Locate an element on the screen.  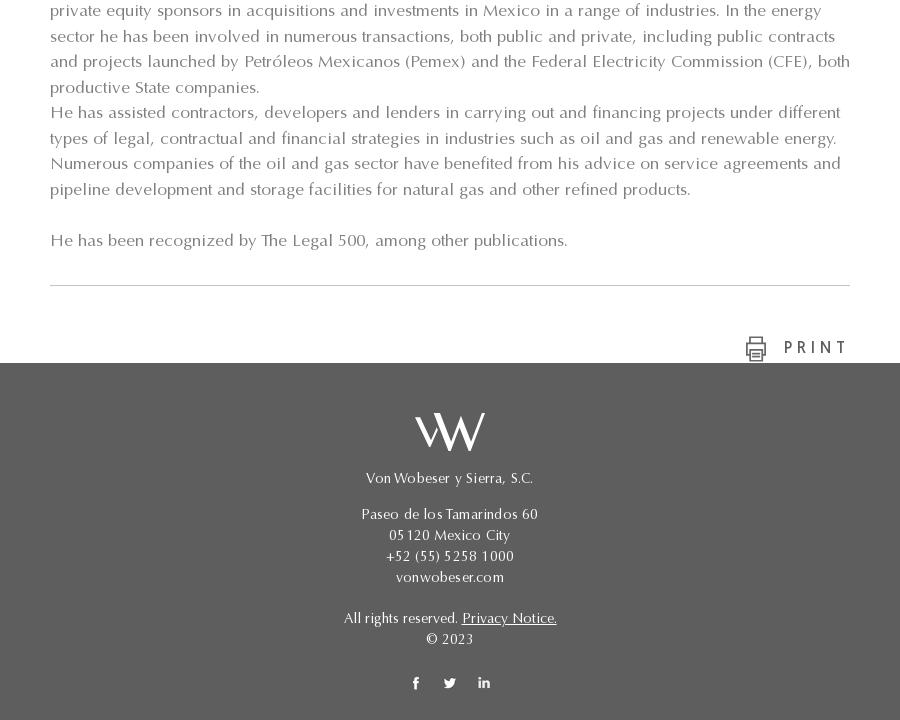
'Von Wobeser y Sierra, S.C.' is located at coordinates (449, 480).